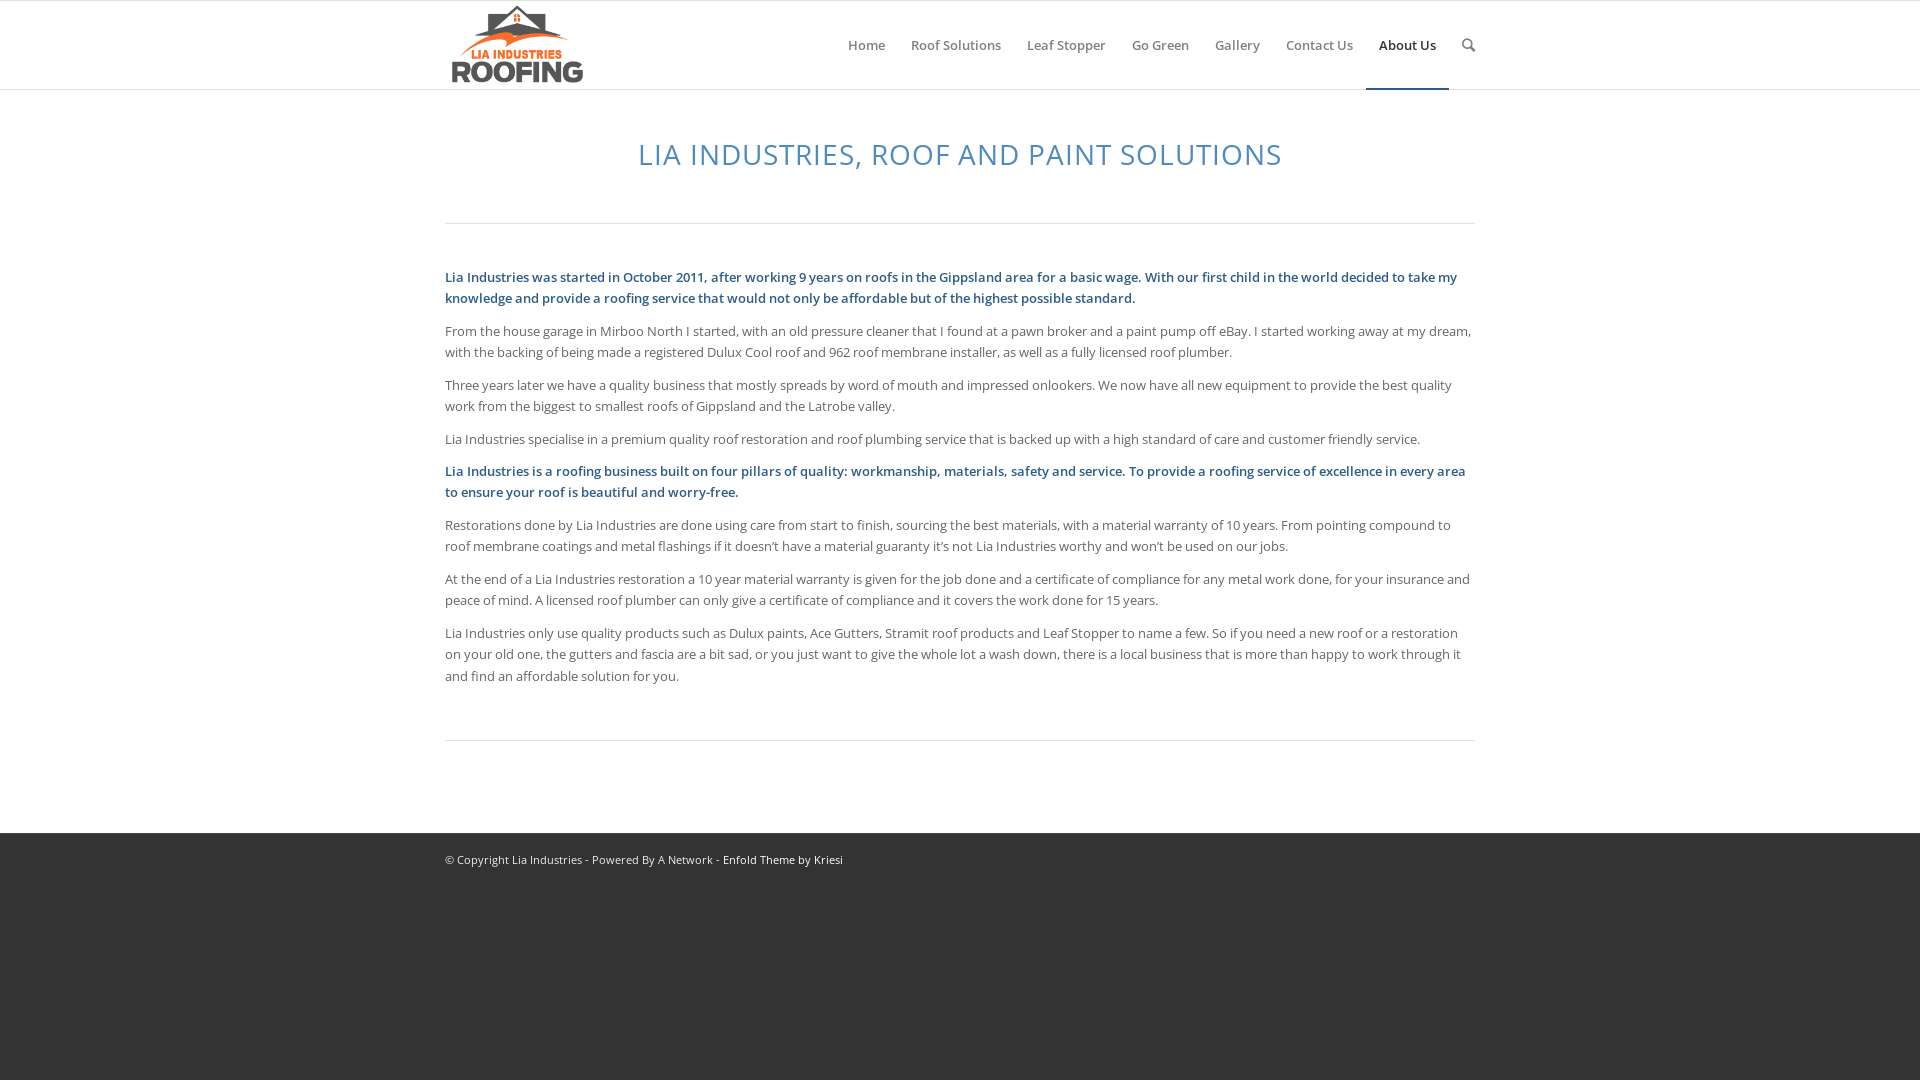  Describe the element at coordinates (1319, 45) in the screenshot. I see `'Contact Us'` at that location.